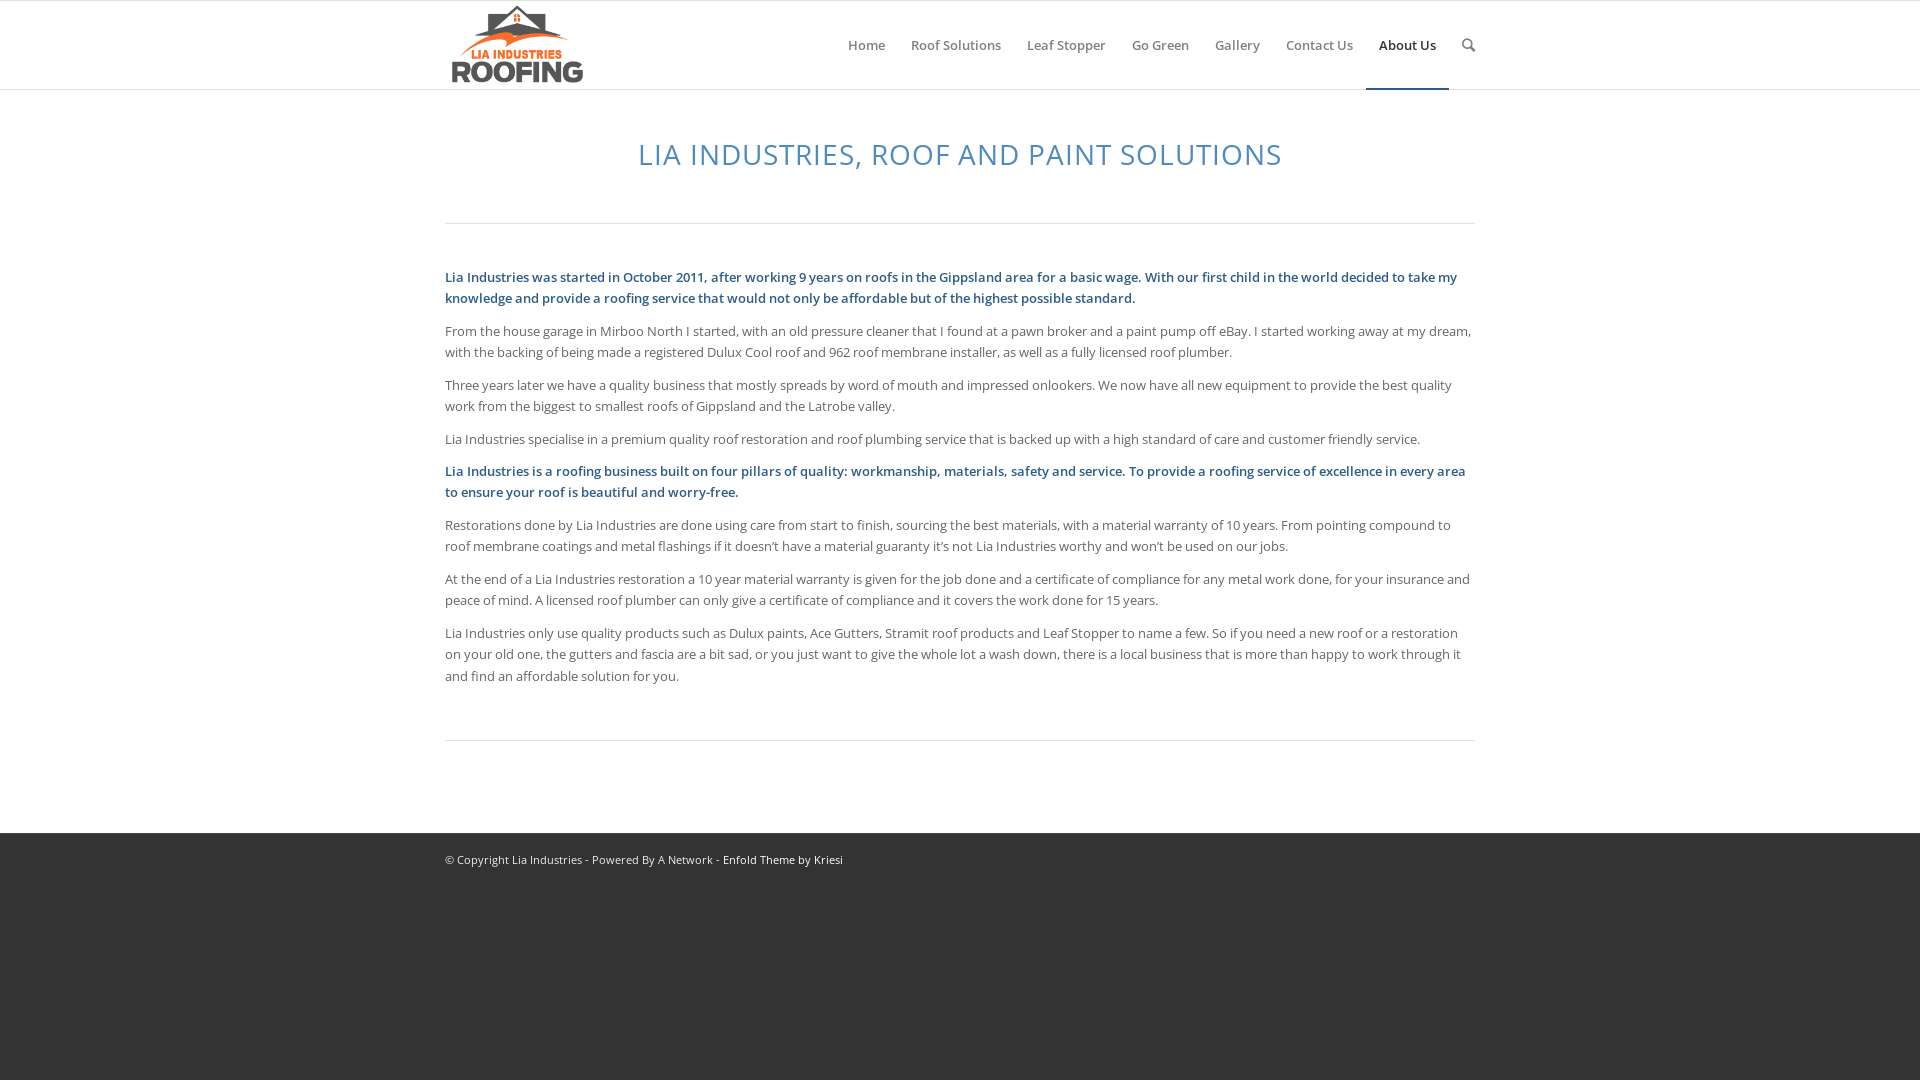  Describe the element at coordinates (1319, 45) in the screenshot. I see `'Contact Us'` at that location.